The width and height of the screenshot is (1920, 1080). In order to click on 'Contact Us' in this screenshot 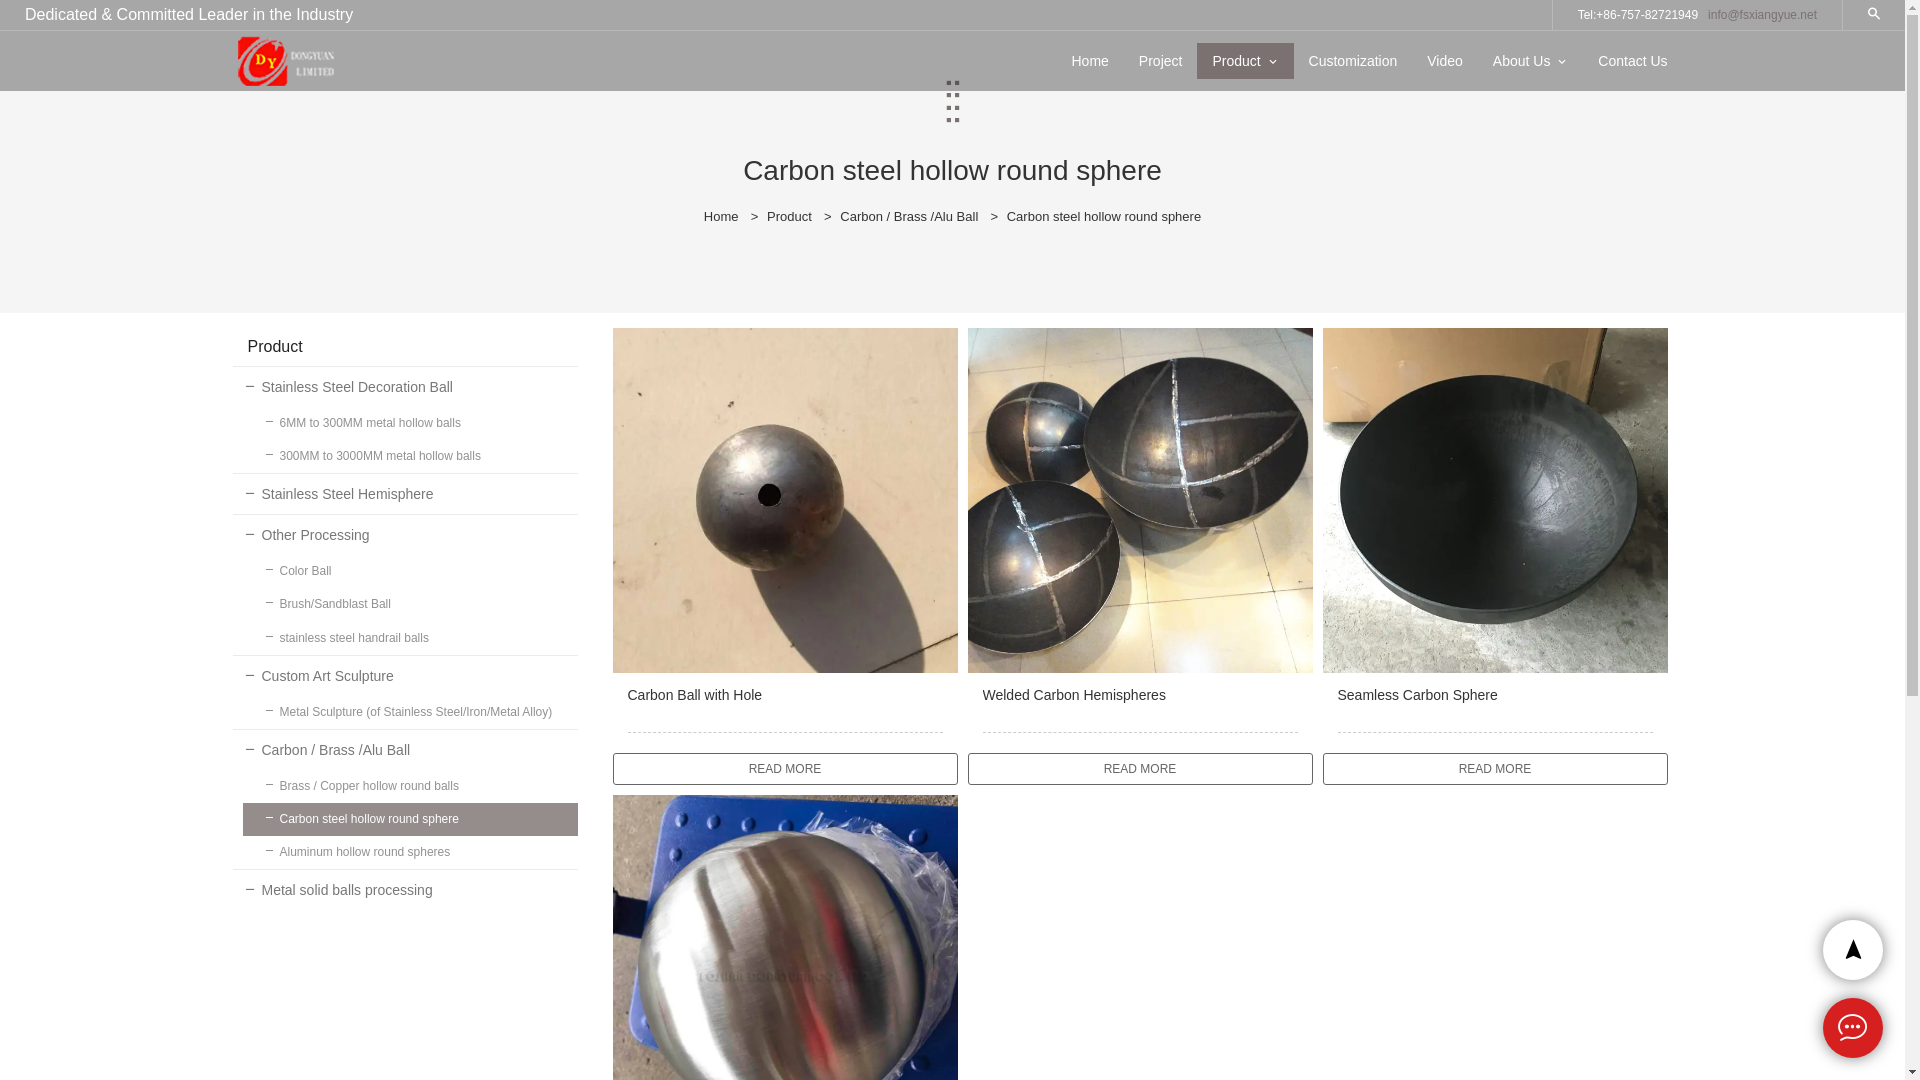, I will do `click(1632, 60)`.